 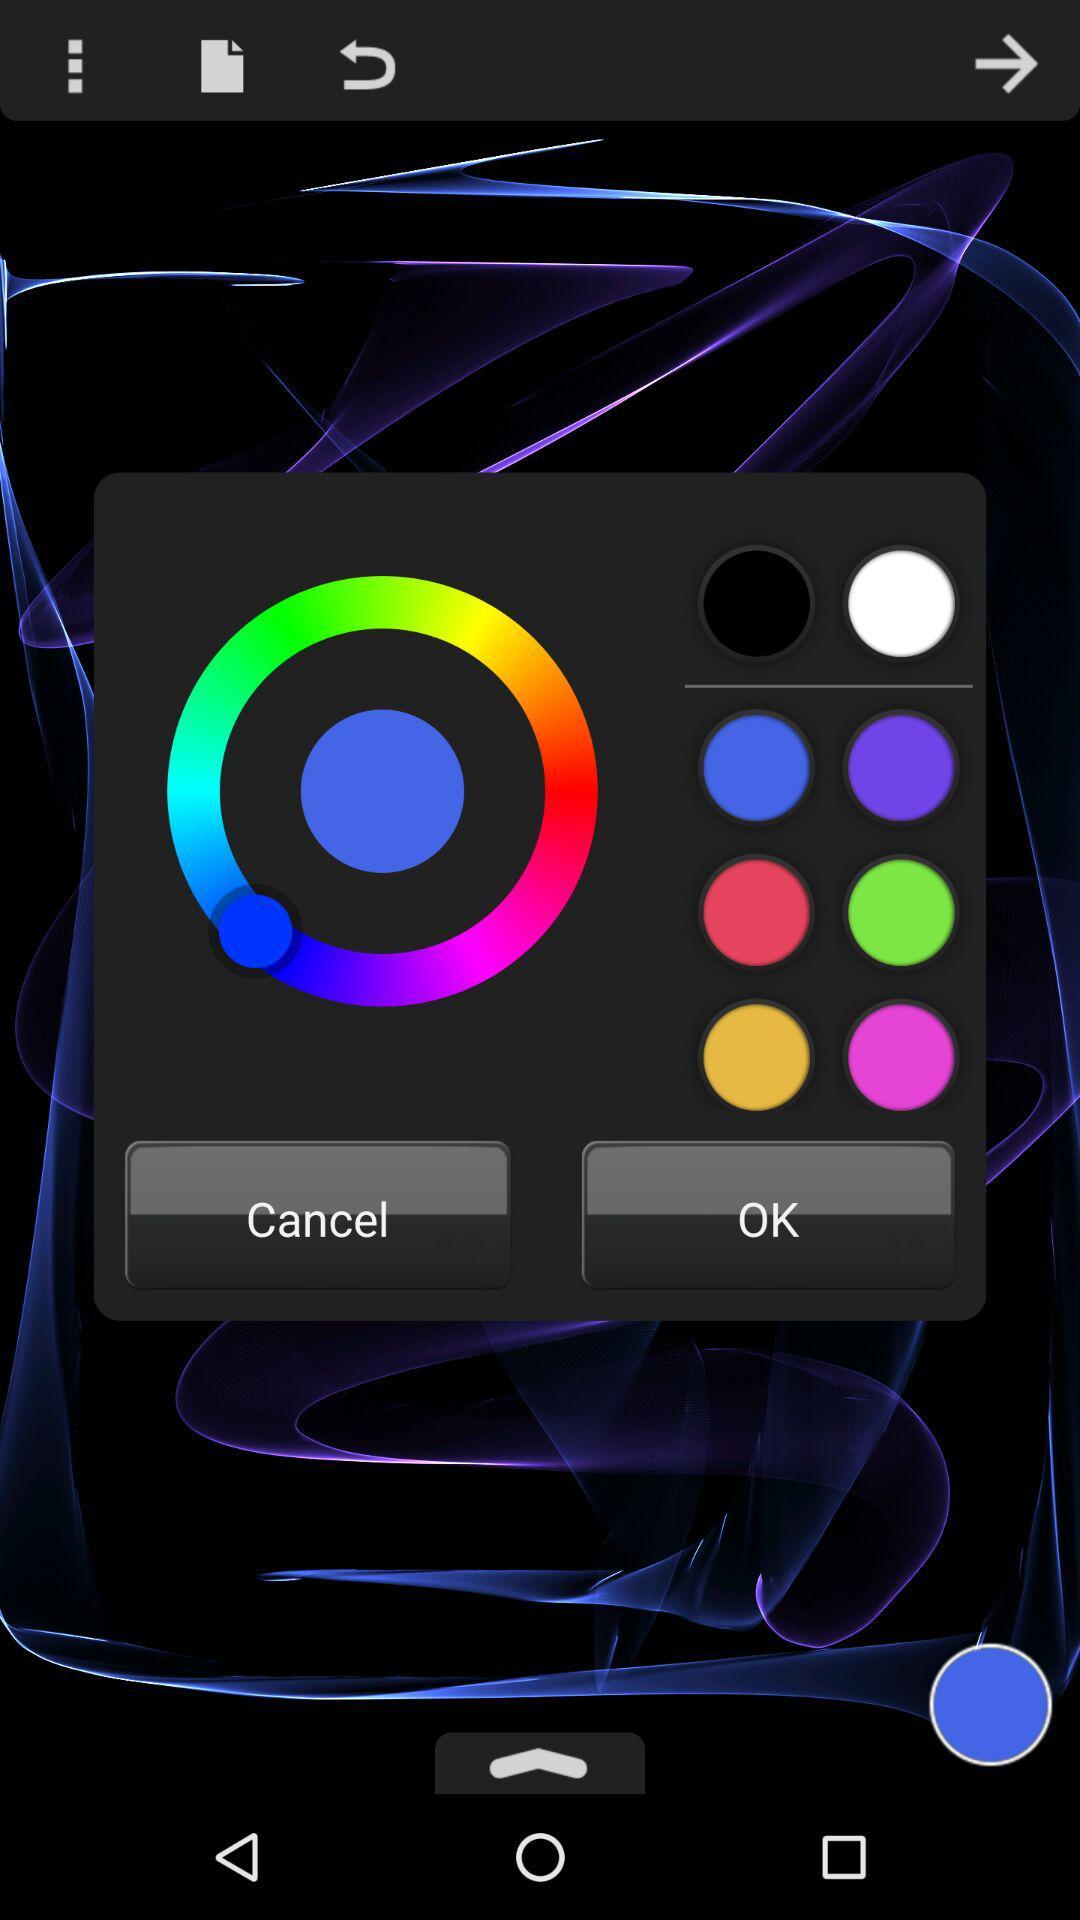 What do you see at coordinates (757, 603) in the screenshot?
I see `back` at bounding box center [757, 603].